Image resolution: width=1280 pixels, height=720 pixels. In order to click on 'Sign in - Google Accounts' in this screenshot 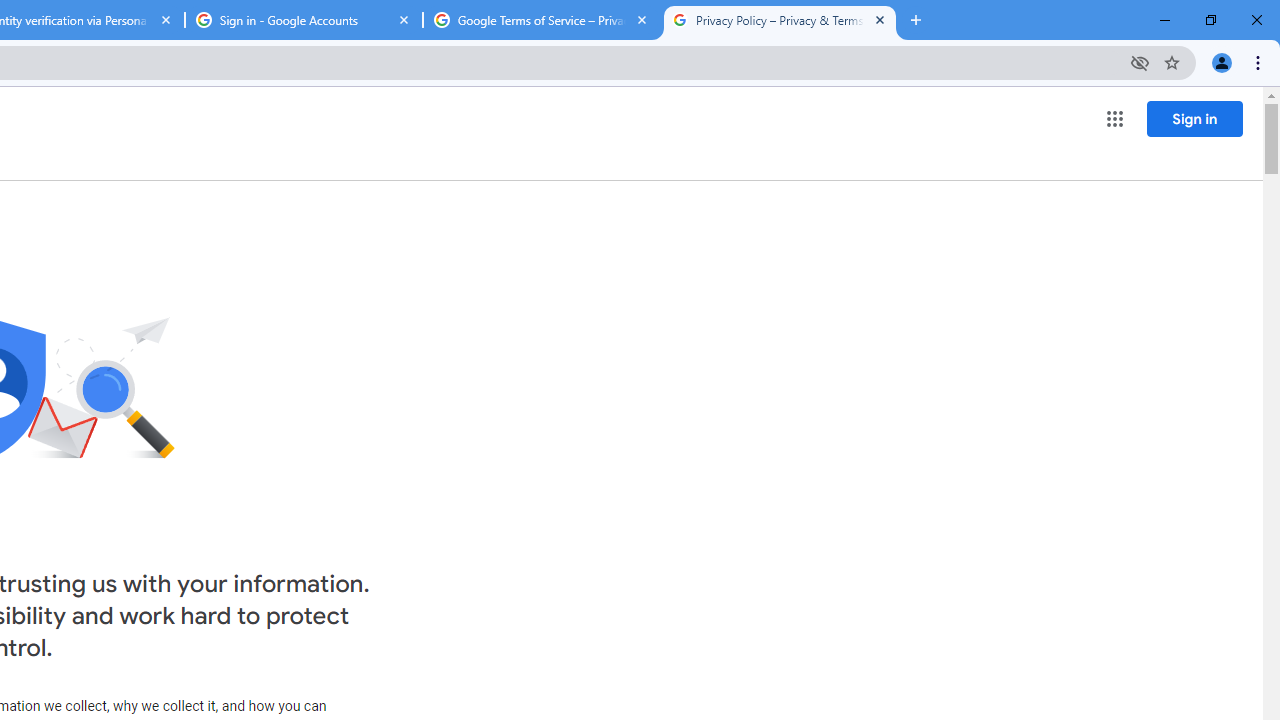, I will do `click(303, 20)`.